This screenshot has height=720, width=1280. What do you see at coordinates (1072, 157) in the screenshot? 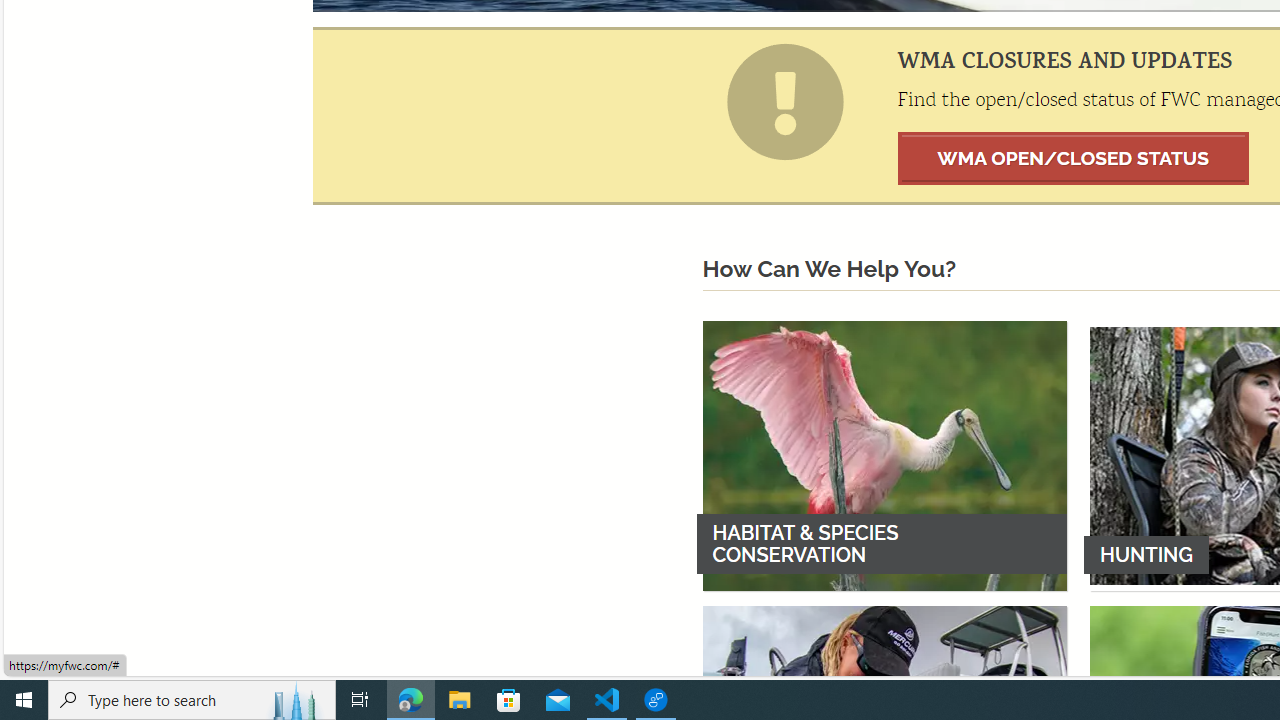
I see `'WMA OPEN/CLOSED STATUS'` at bounding box center [1072, 157].